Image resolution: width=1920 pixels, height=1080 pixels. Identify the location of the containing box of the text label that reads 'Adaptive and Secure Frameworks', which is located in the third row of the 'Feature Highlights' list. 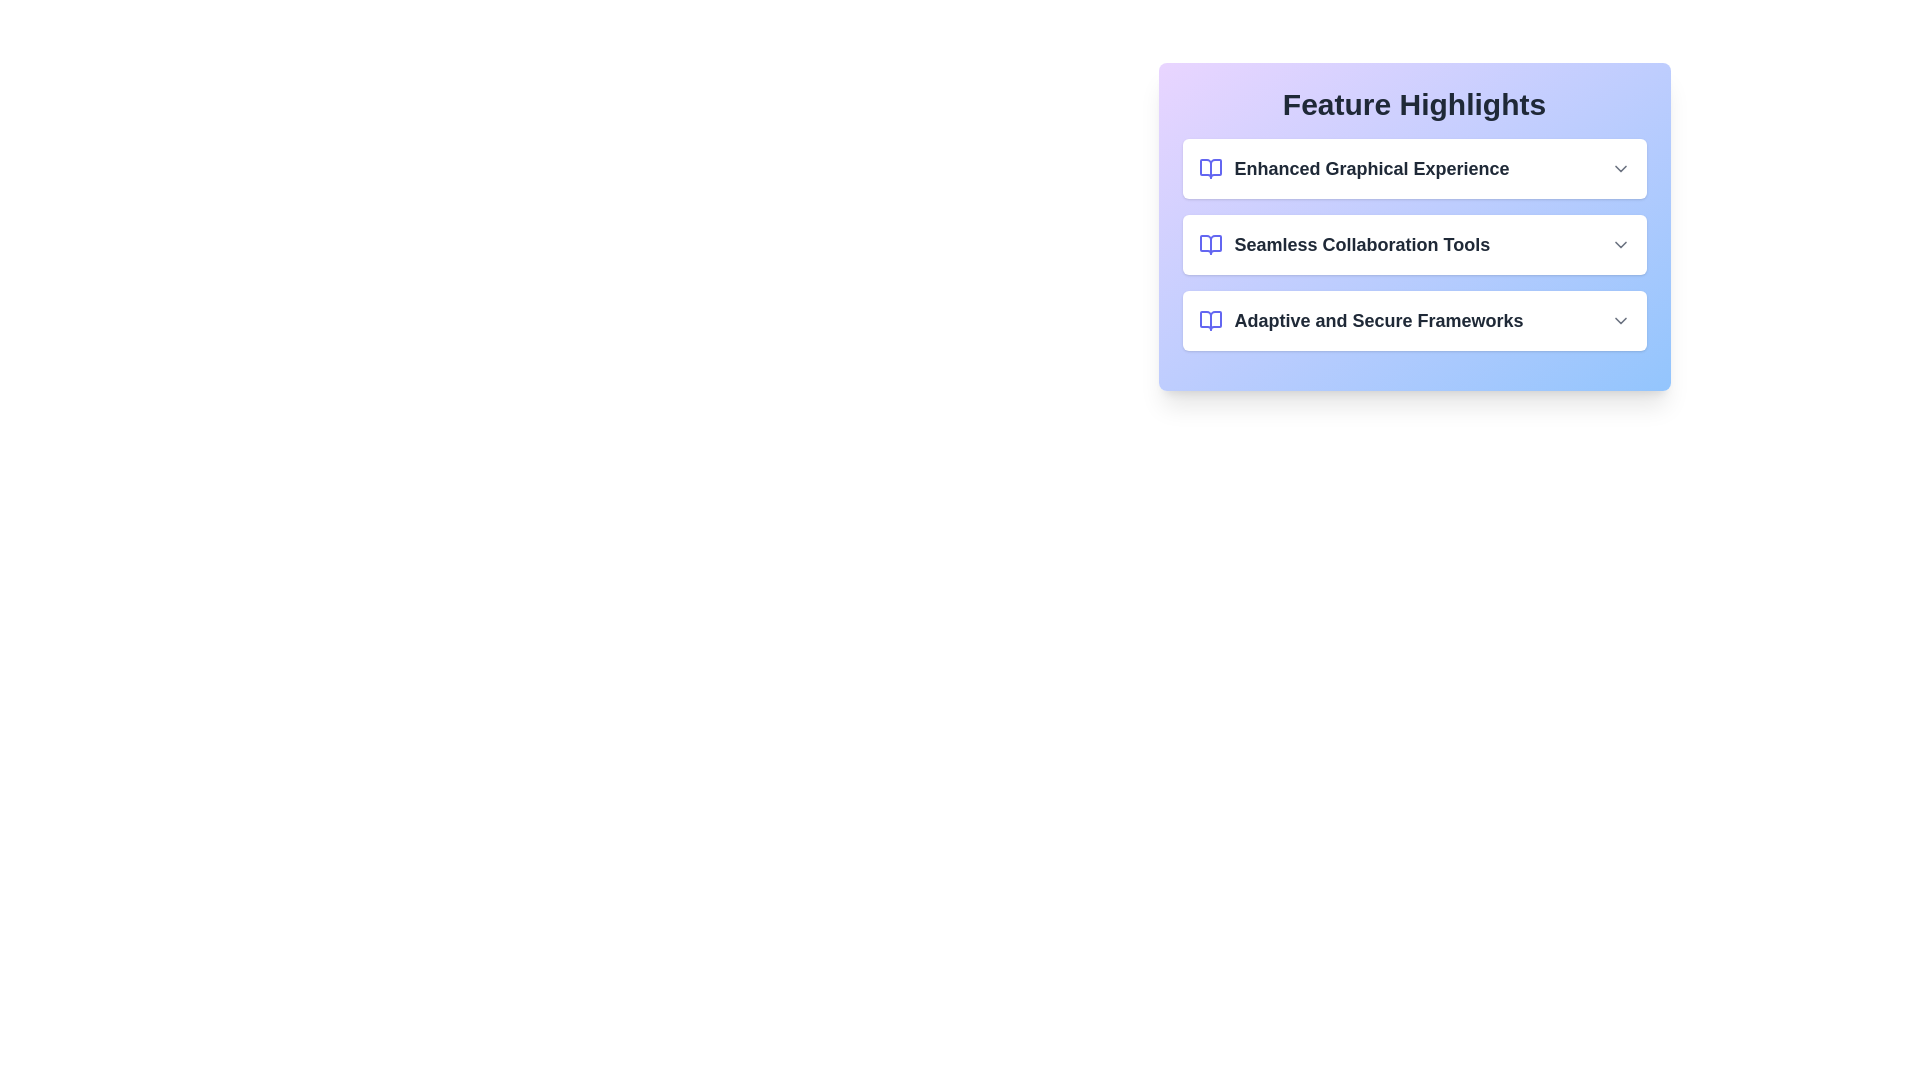
(1360, 319).